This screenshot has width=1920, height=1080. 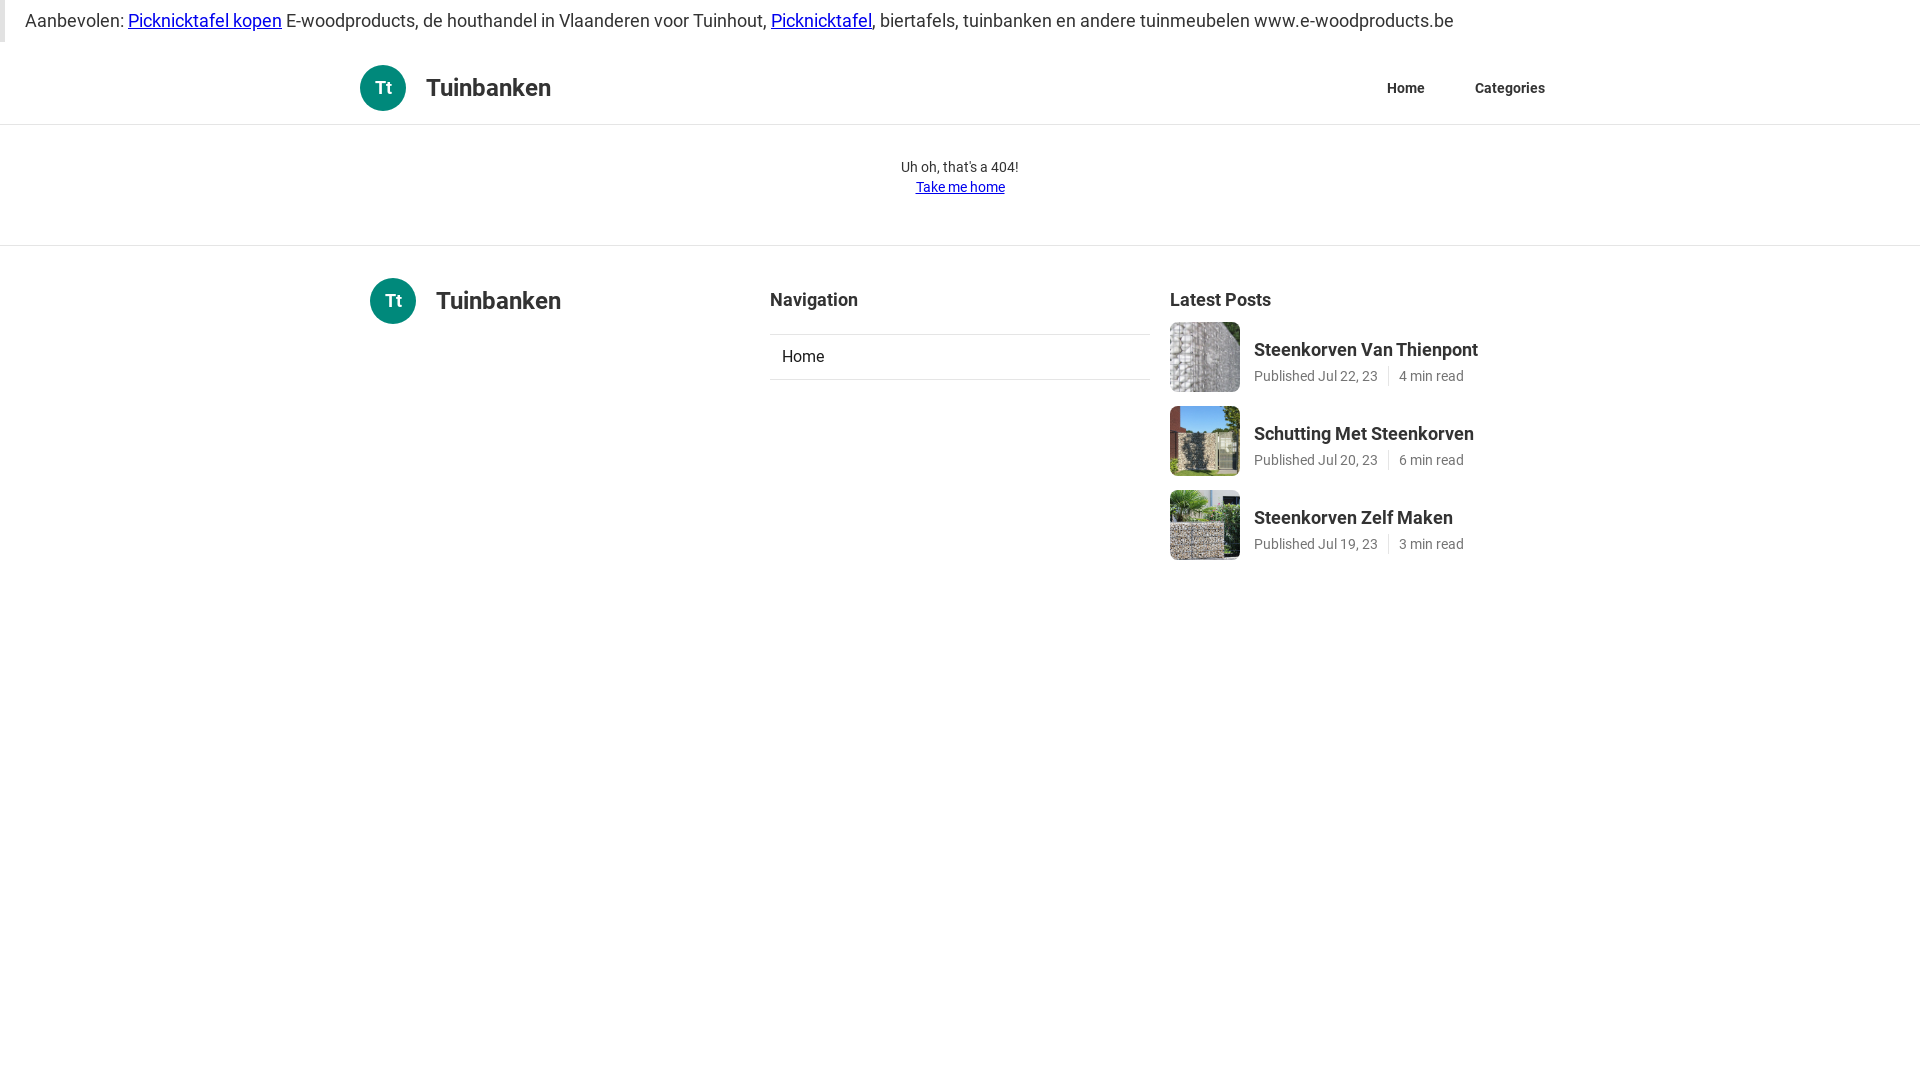 I want to click on 'Home', so click(x=960, y=356).